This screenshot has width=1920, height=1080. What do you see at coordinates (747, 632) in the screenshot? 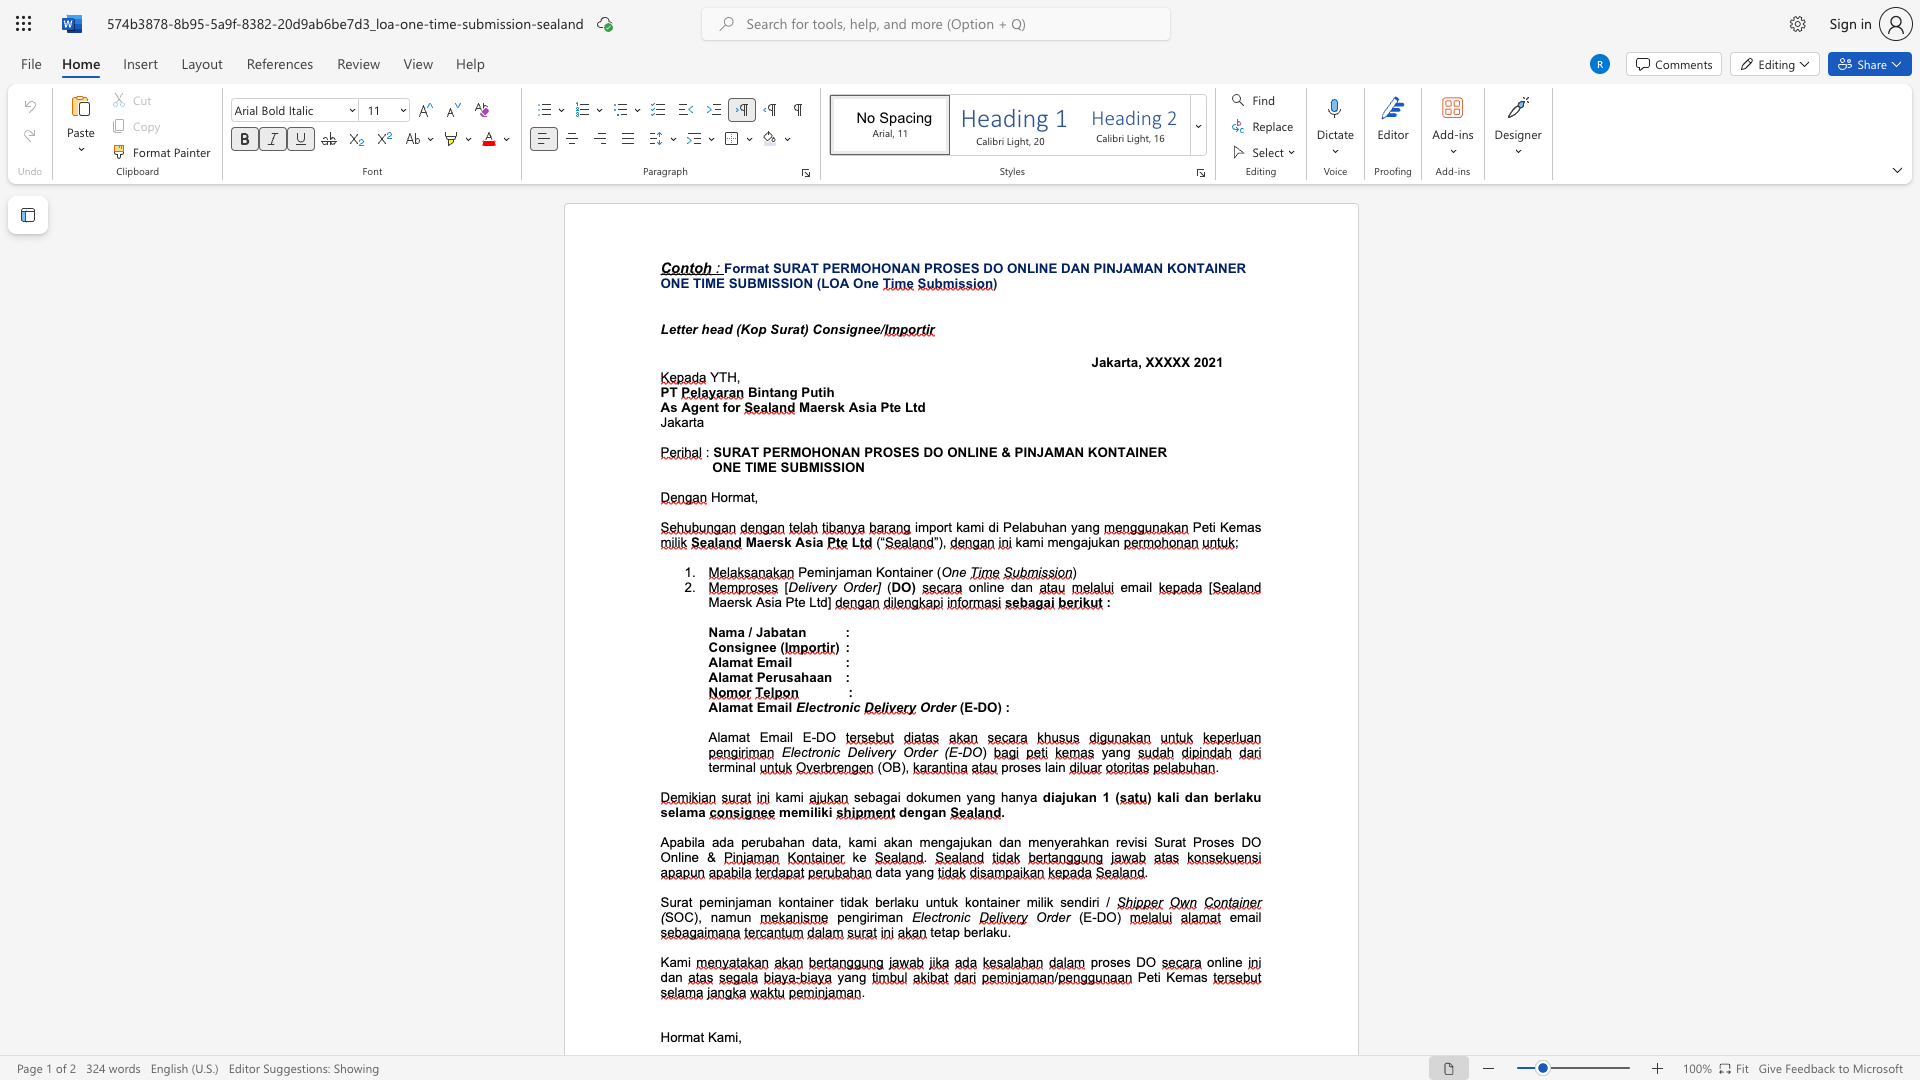
I see `the subset text "/ Jabatan" within the text "Nama / Jabatan"` at bounding box center [747, 632].